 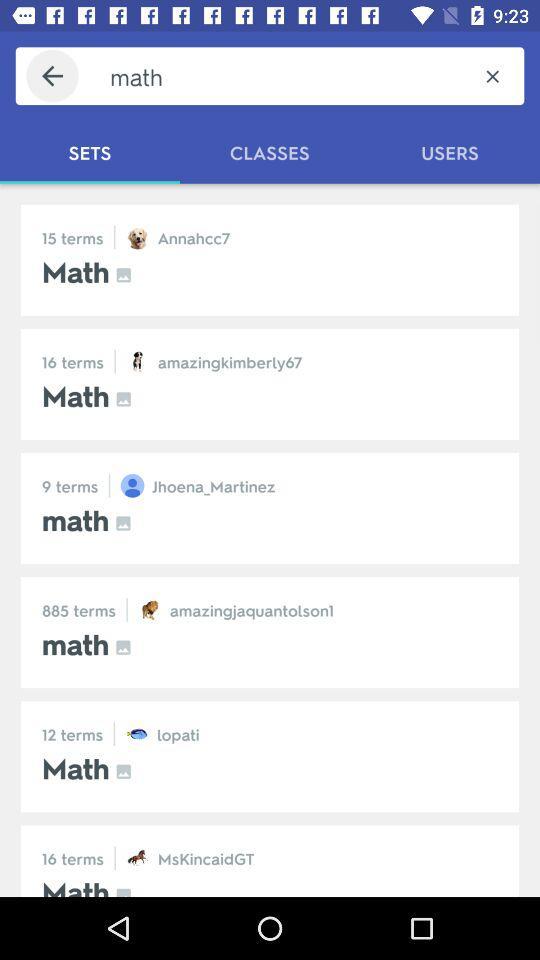 I want to click on math which is present in the text box, so click(x=284, y=76).